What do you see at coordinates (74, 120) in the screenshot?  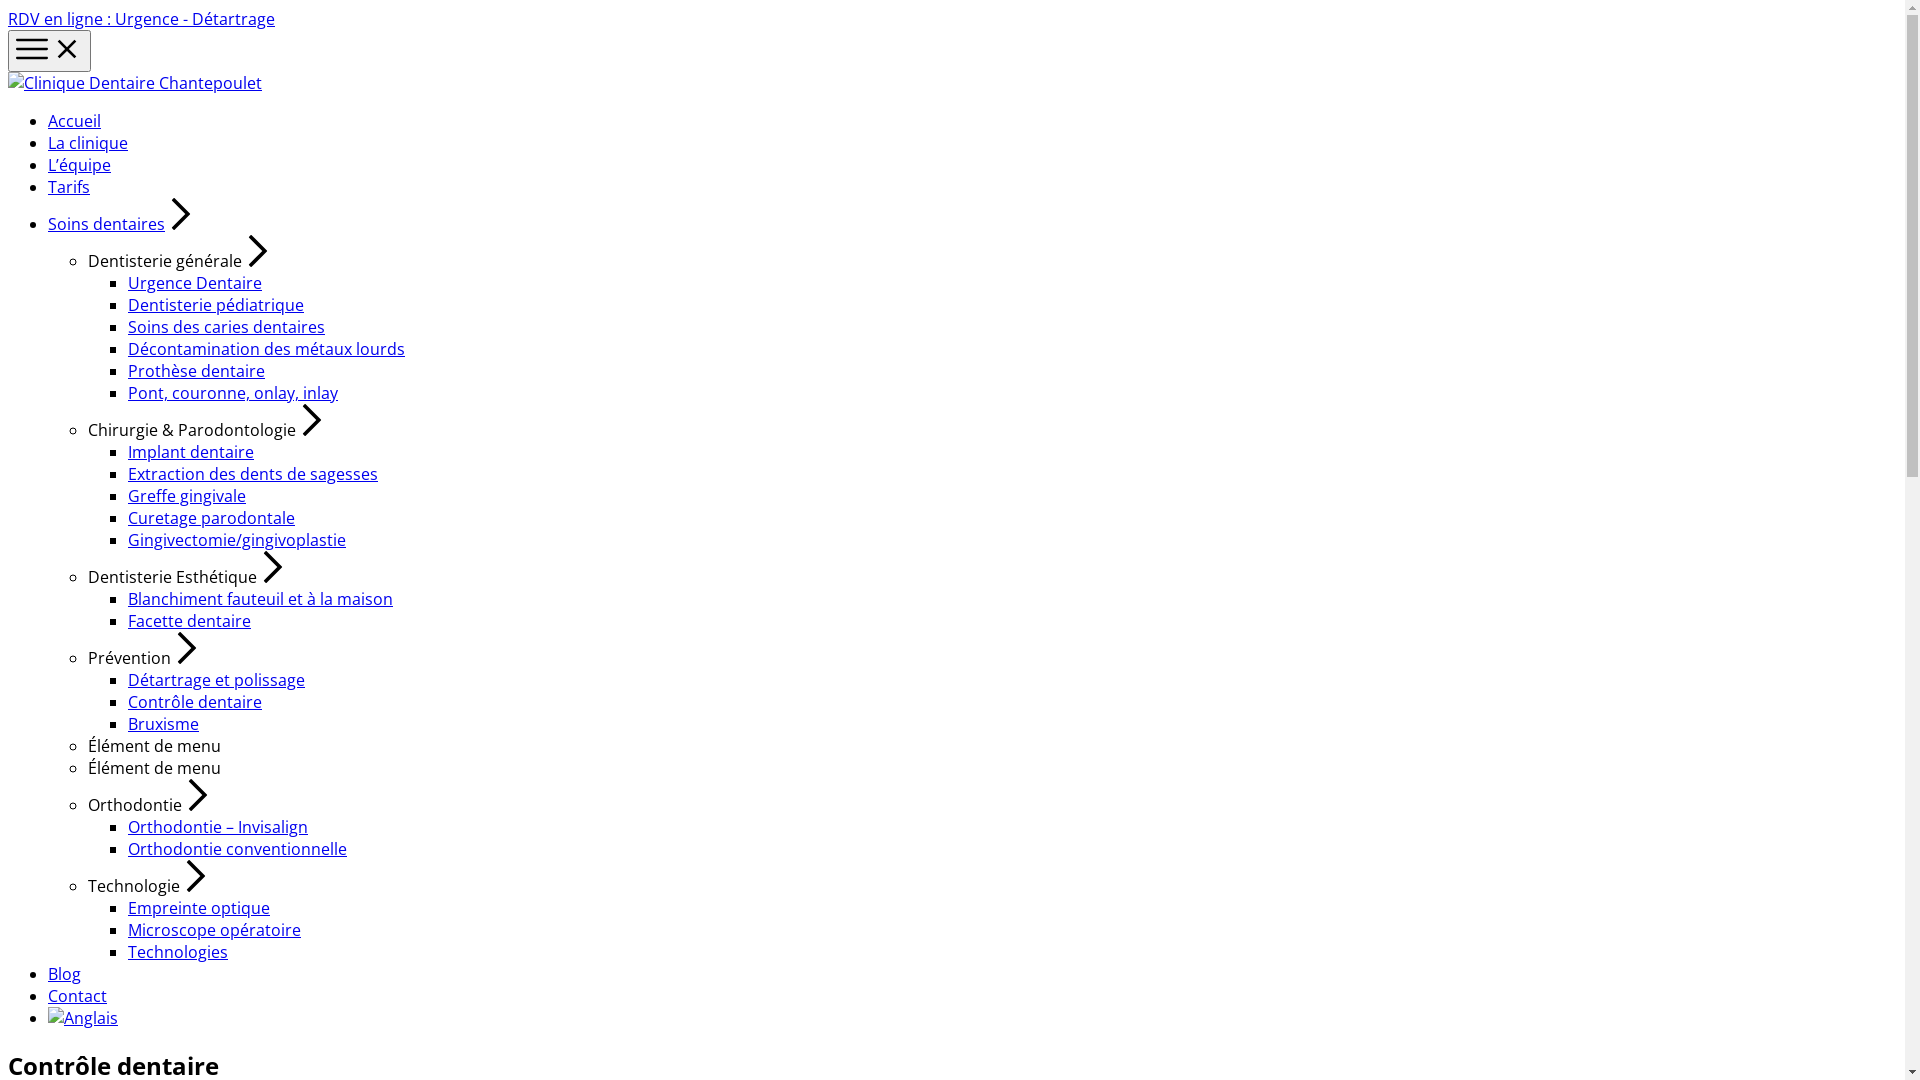 I see `'Accueil'` at bounding box center [74, 120].